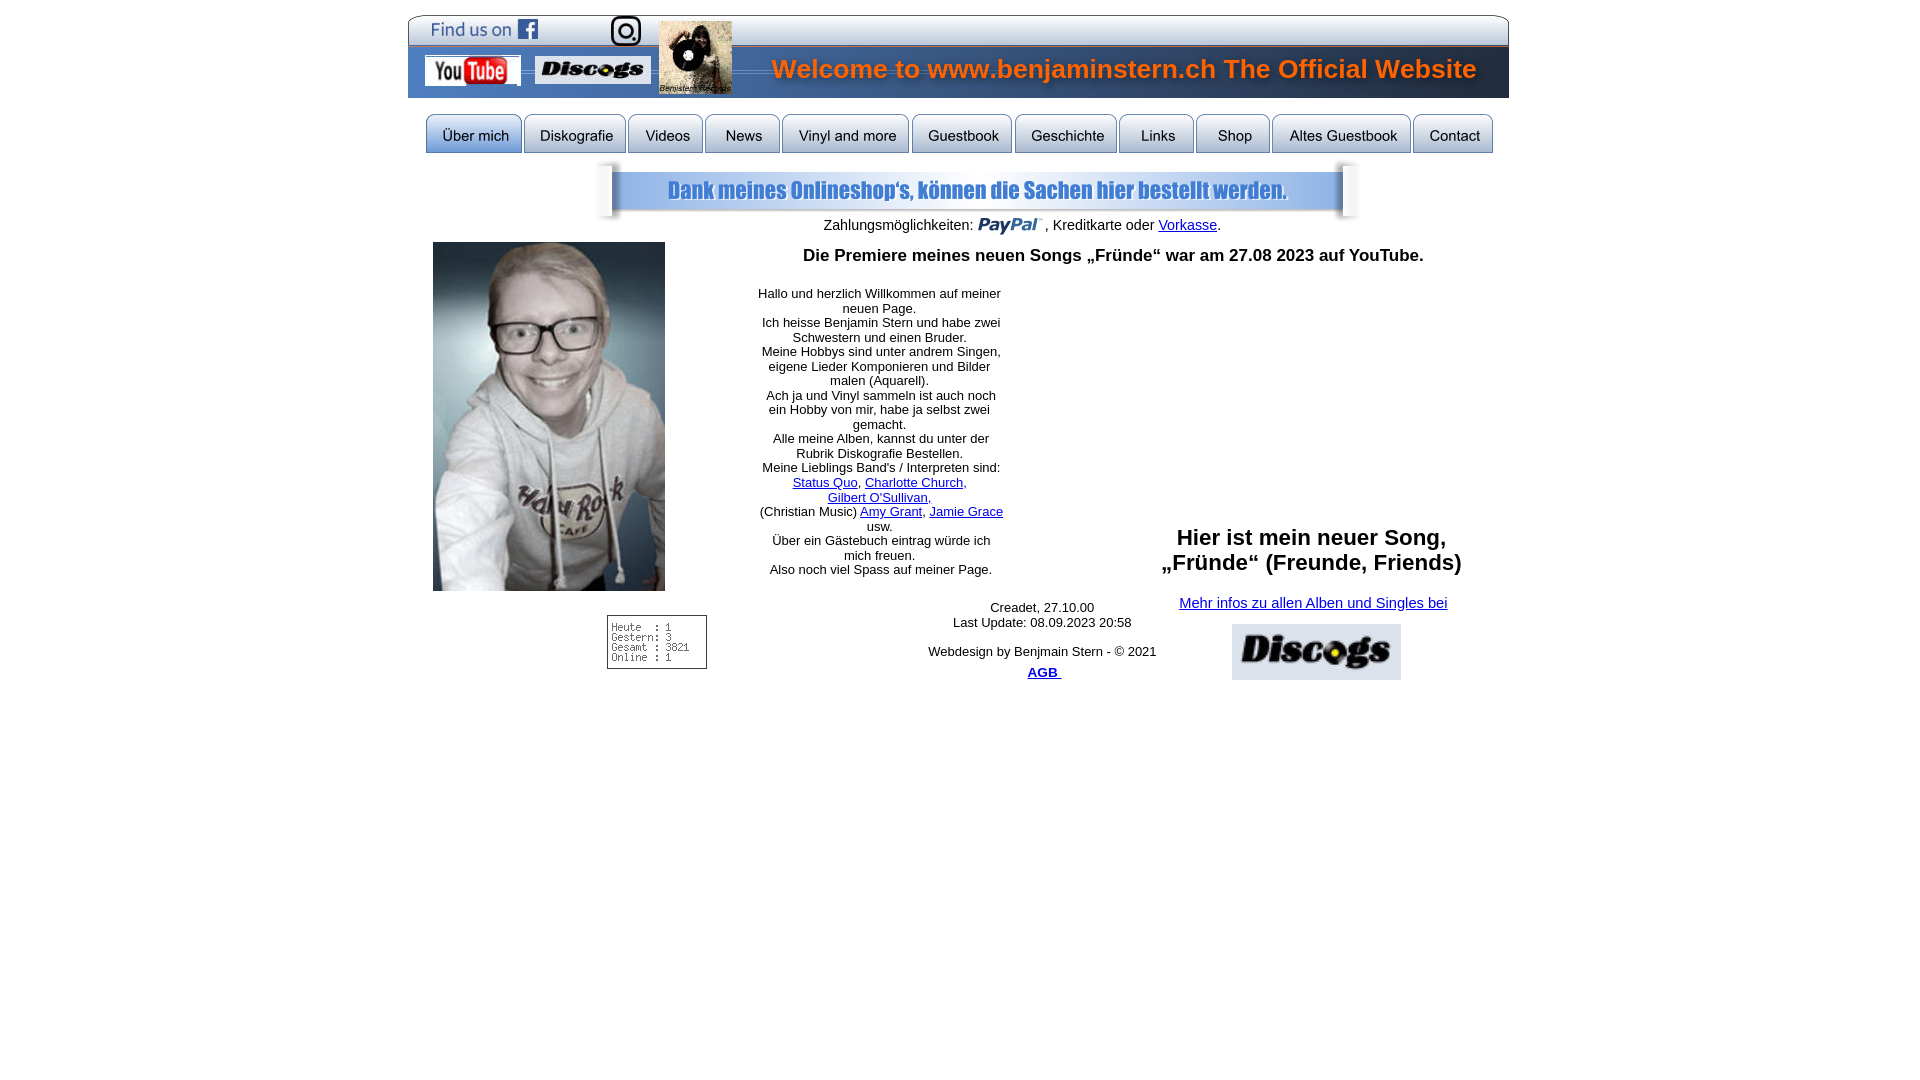 This screenshot has height=1080, width=1920. What do you see at coordinates (1309, 404) in the screenshot?
I see `'YouTube video player'` at bounding box center [1309, 404].